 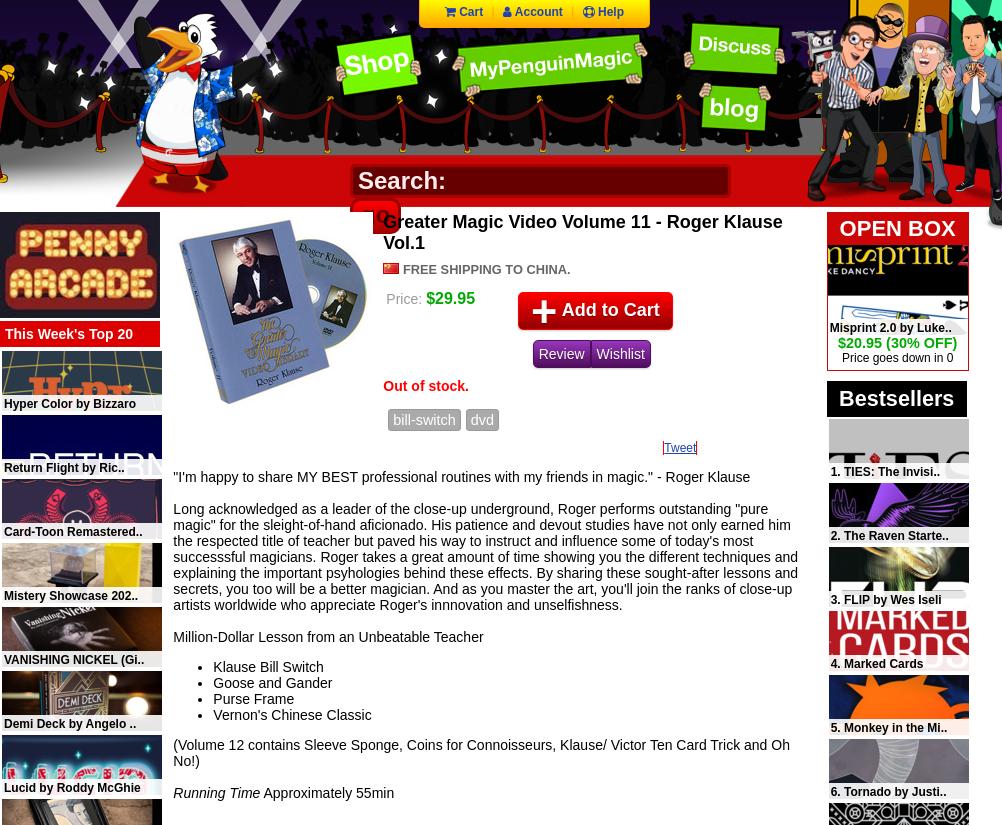 What do you see at coordinates (896, 397) in the screenshot?
I see `'Bestsellers'` at bounding box center [896, 397].